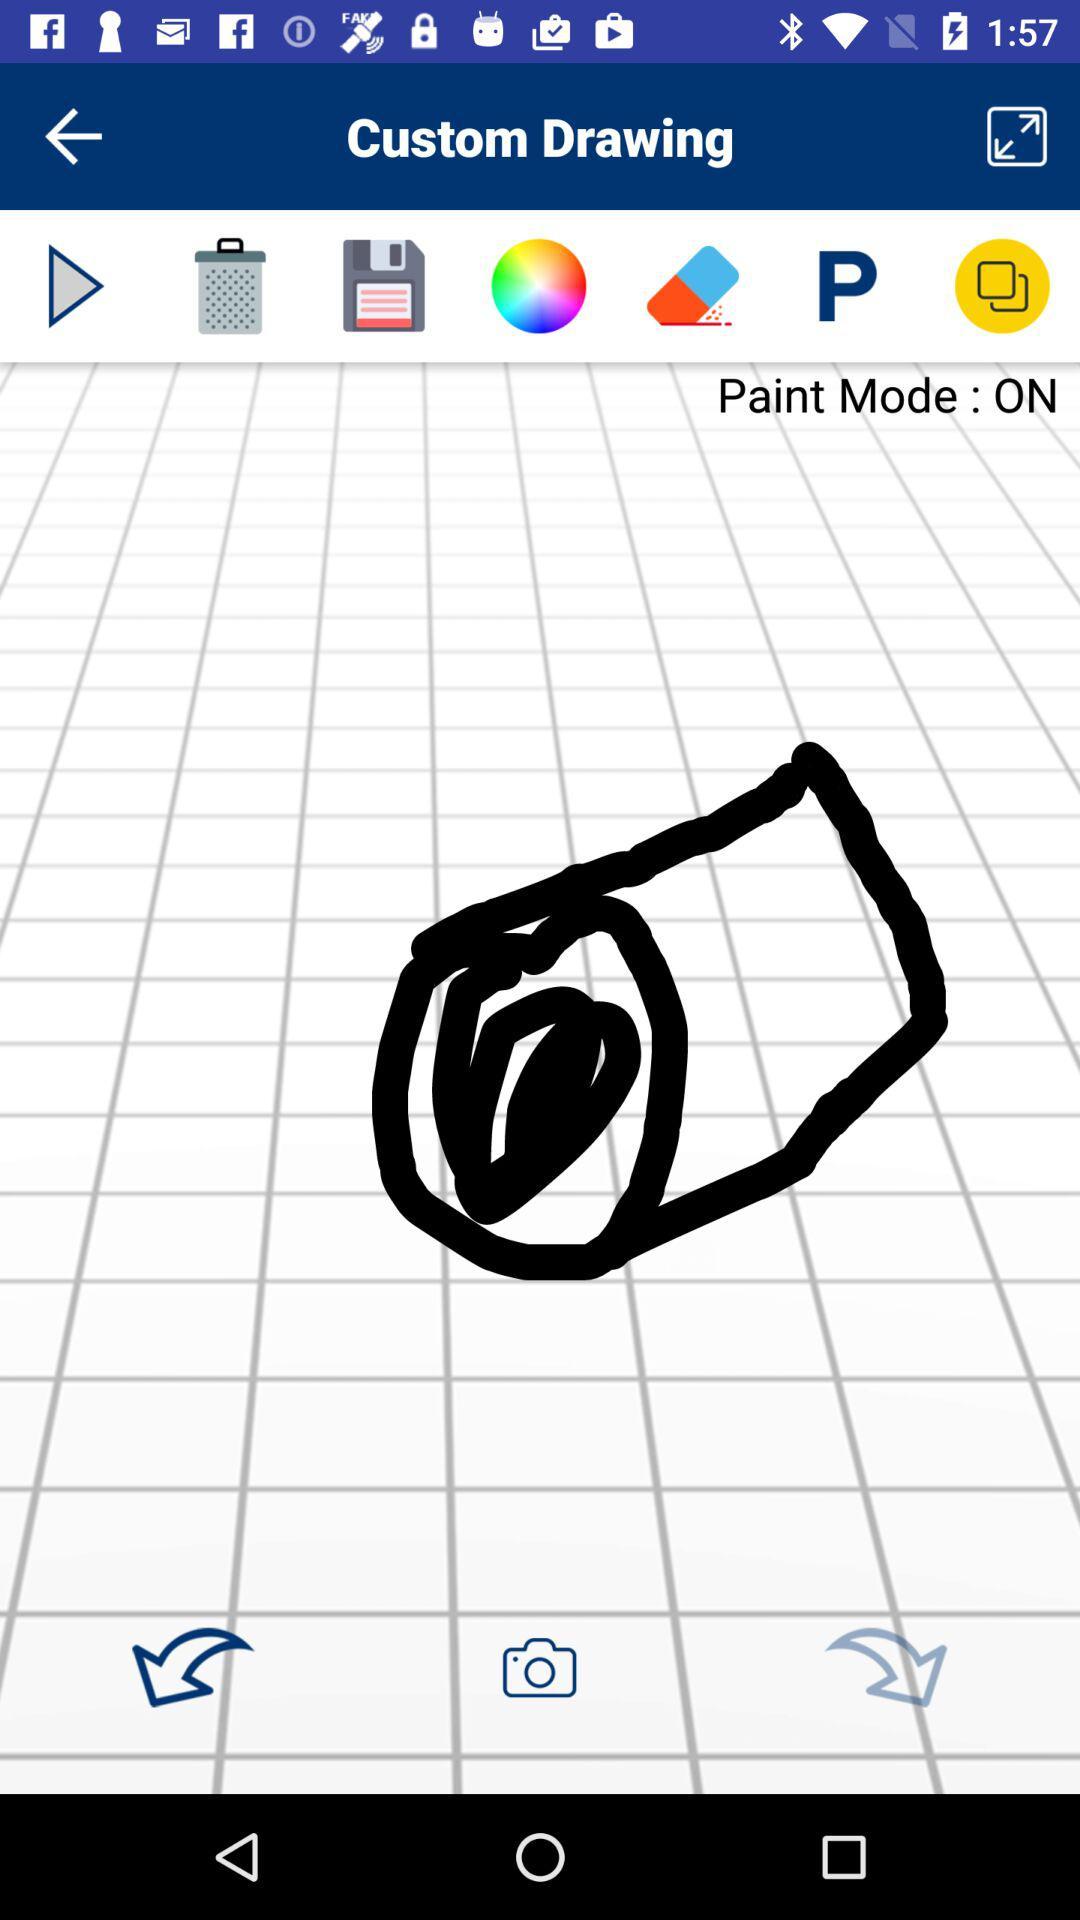 This screenshot has width=1080, height=1920. I want to click on erase, so click(692, 285).